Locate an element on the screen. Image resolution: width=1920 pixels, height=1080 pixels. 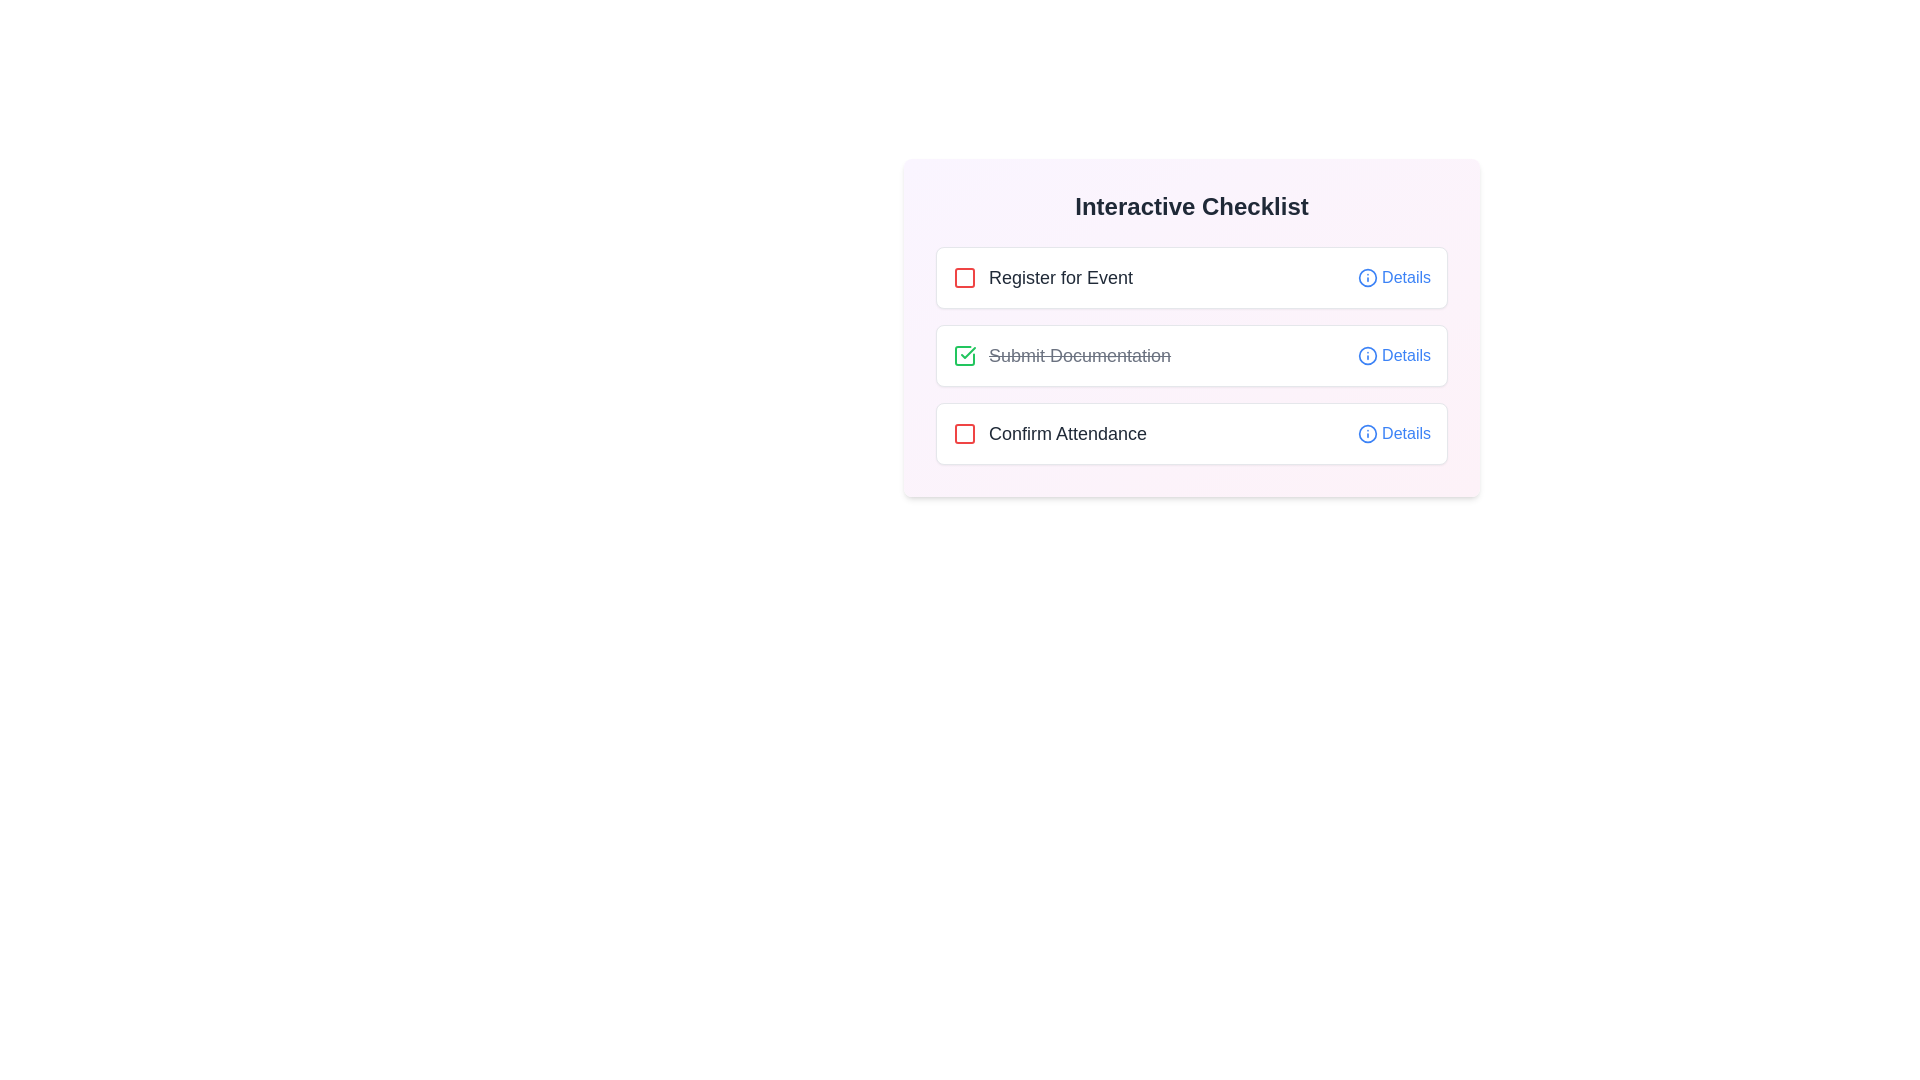
the blue, underlined hyperlink text labeled 'Details' located to the right of the 'Confirm Attendance' text in the third row of the interactive checklist component is located at coordinates (1405, 433).